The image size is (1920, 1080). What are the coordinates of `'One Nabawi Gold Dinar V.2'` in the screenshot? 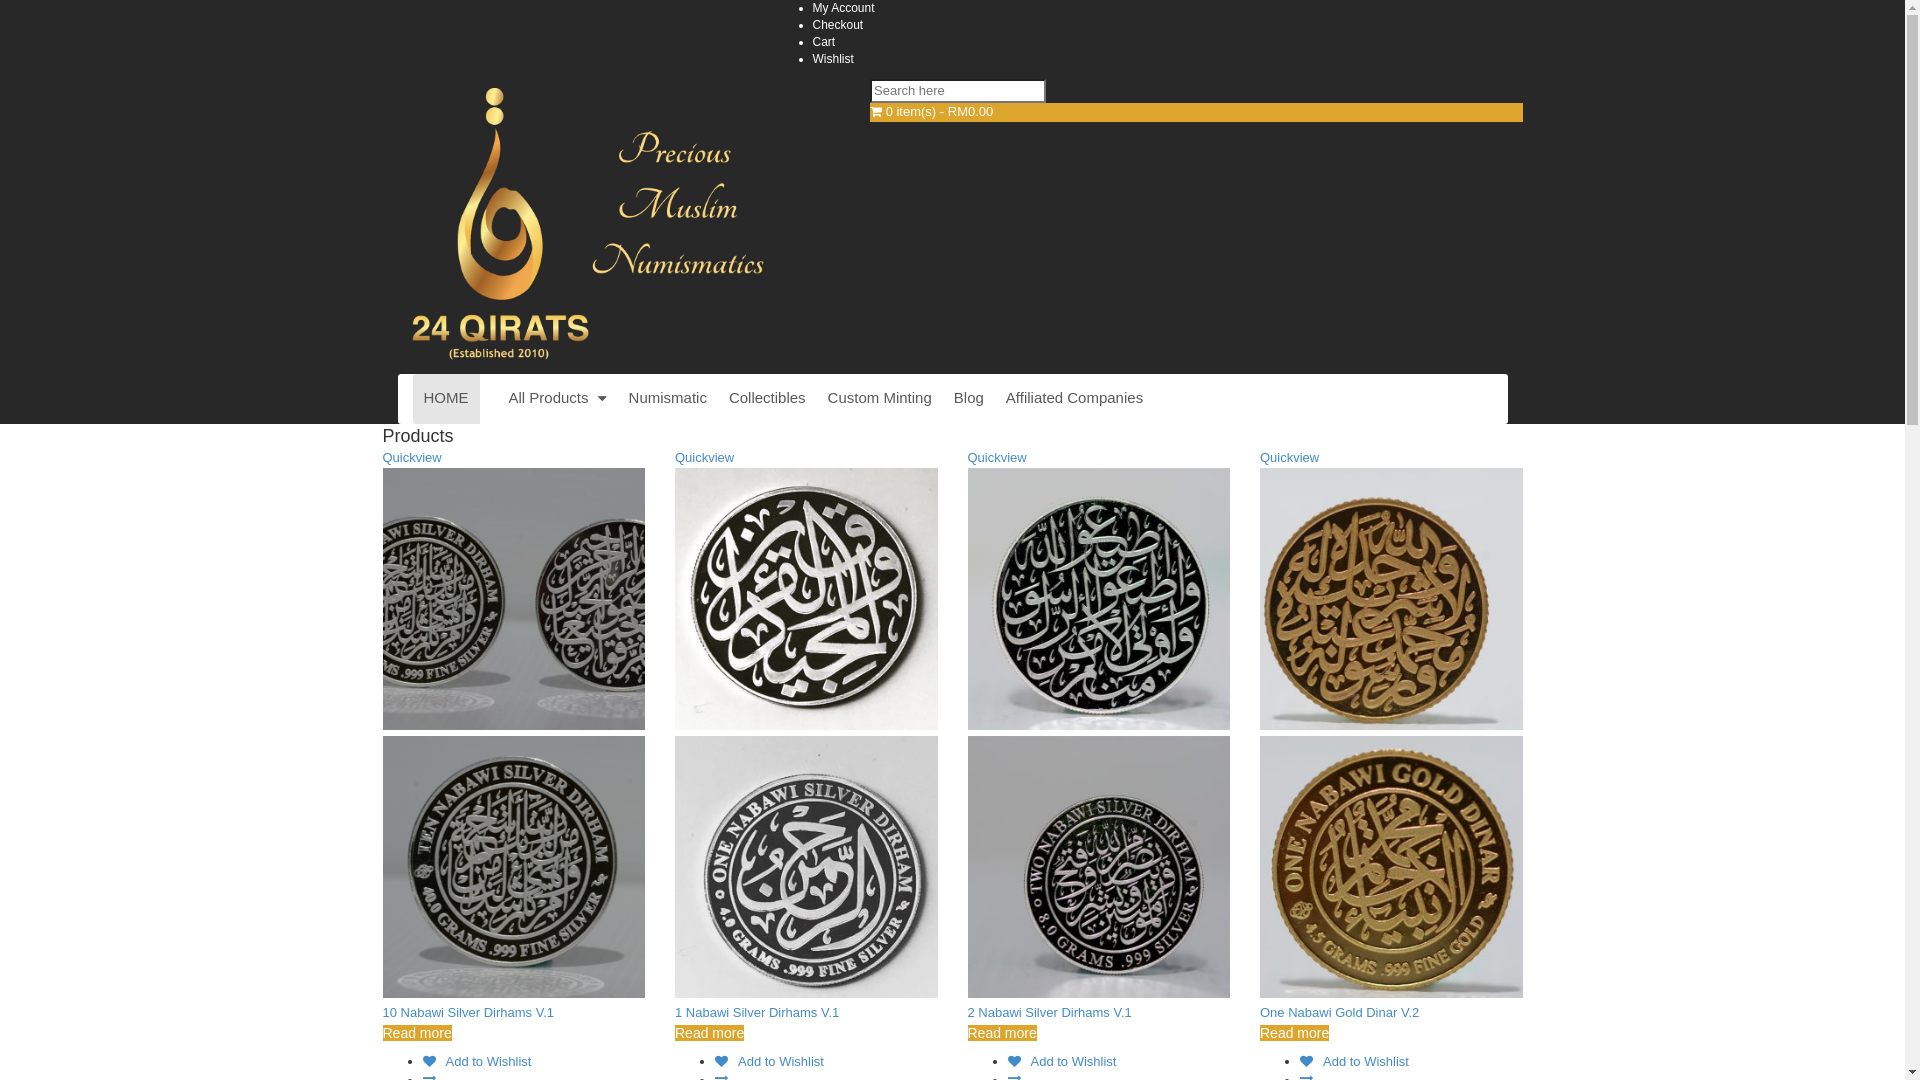 It's located at (1339, 1012).